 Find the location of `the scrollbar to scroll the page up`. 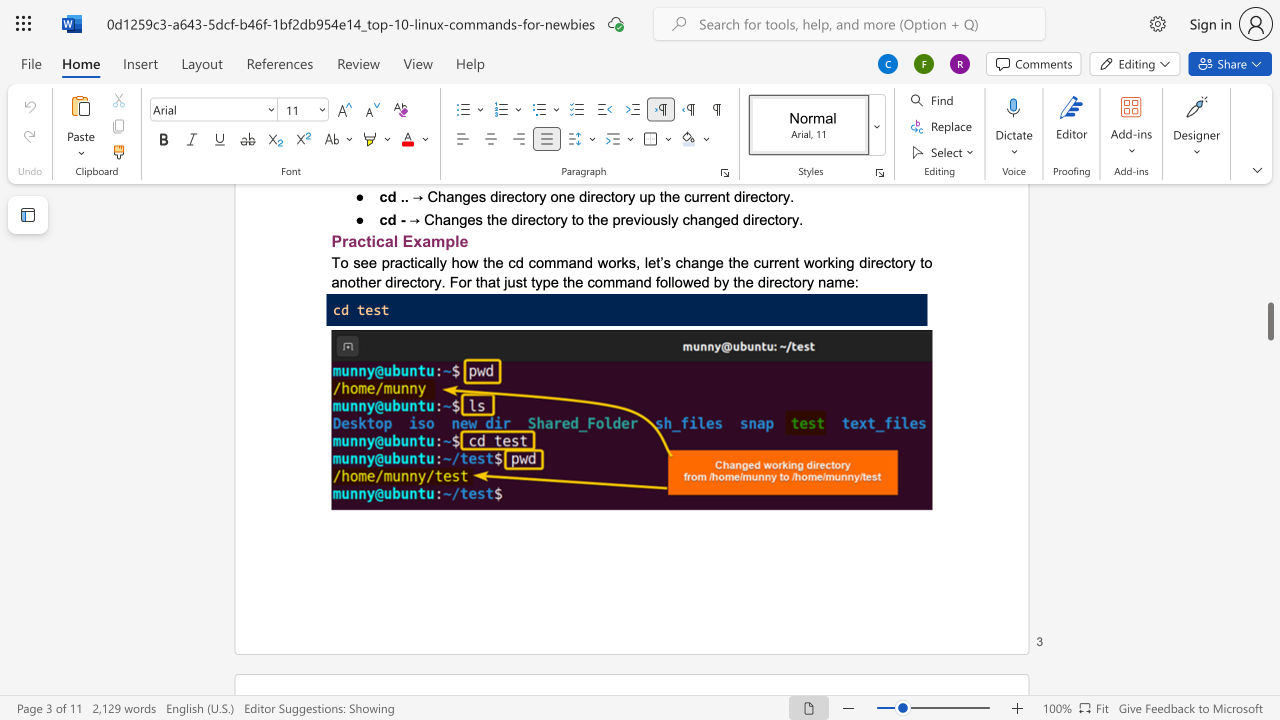

the scrollbar to scroll the page up is located at coordinates (1269, 310).